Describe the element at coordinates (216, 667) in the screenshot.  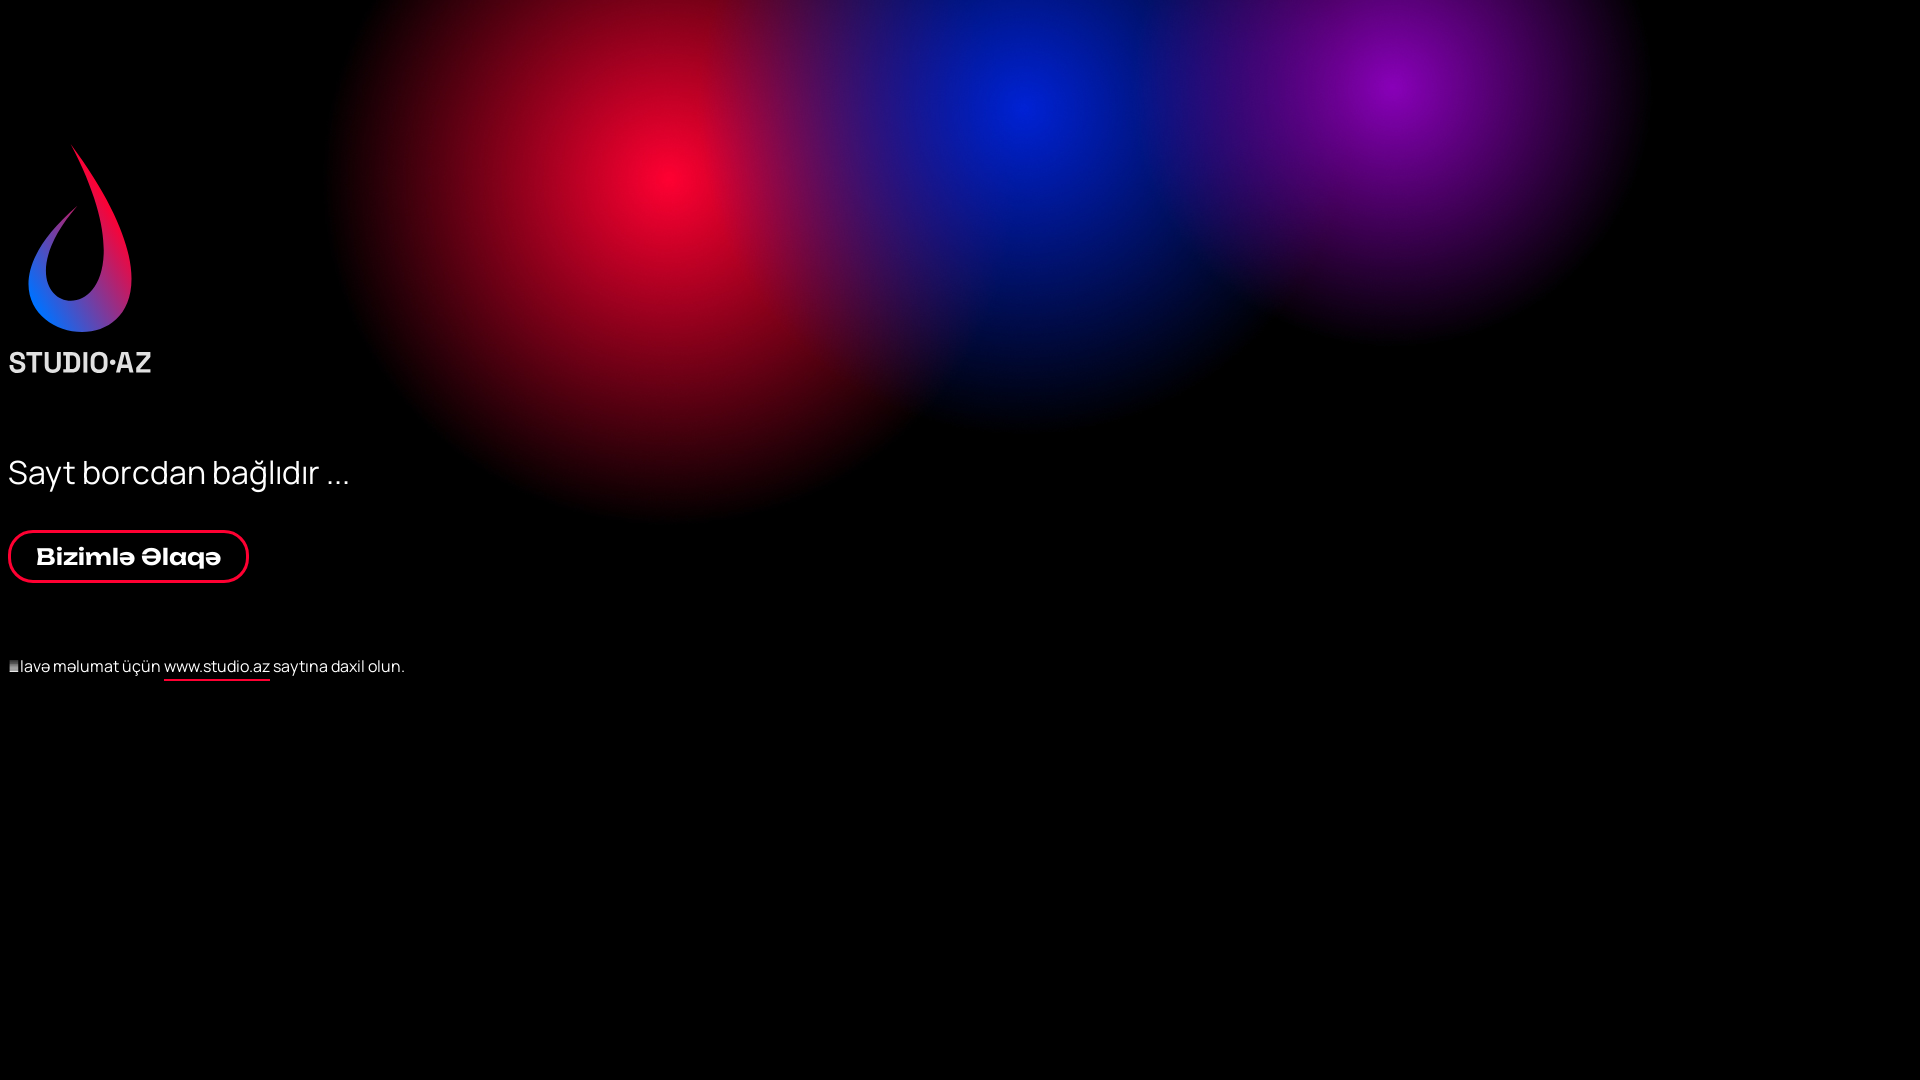
I see `'www.studio.az'` at that location.